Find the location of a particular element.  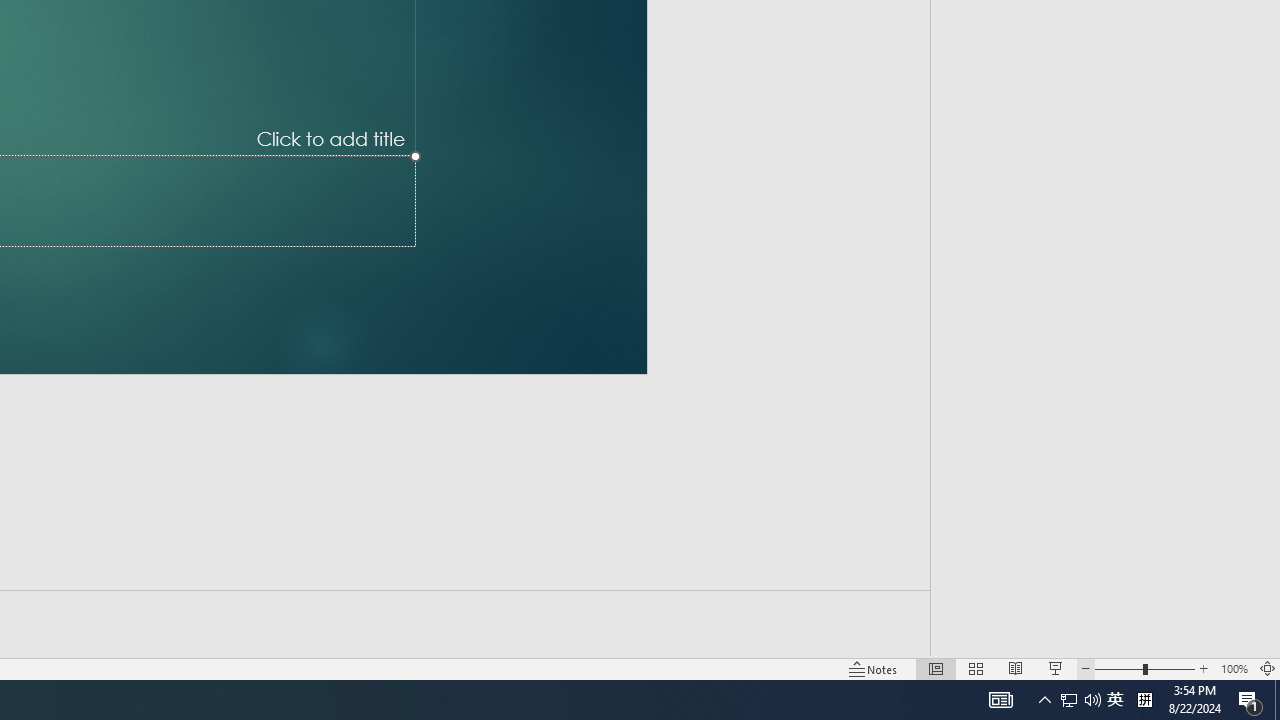

'Reading View' is located at coordinates (1015, 669).